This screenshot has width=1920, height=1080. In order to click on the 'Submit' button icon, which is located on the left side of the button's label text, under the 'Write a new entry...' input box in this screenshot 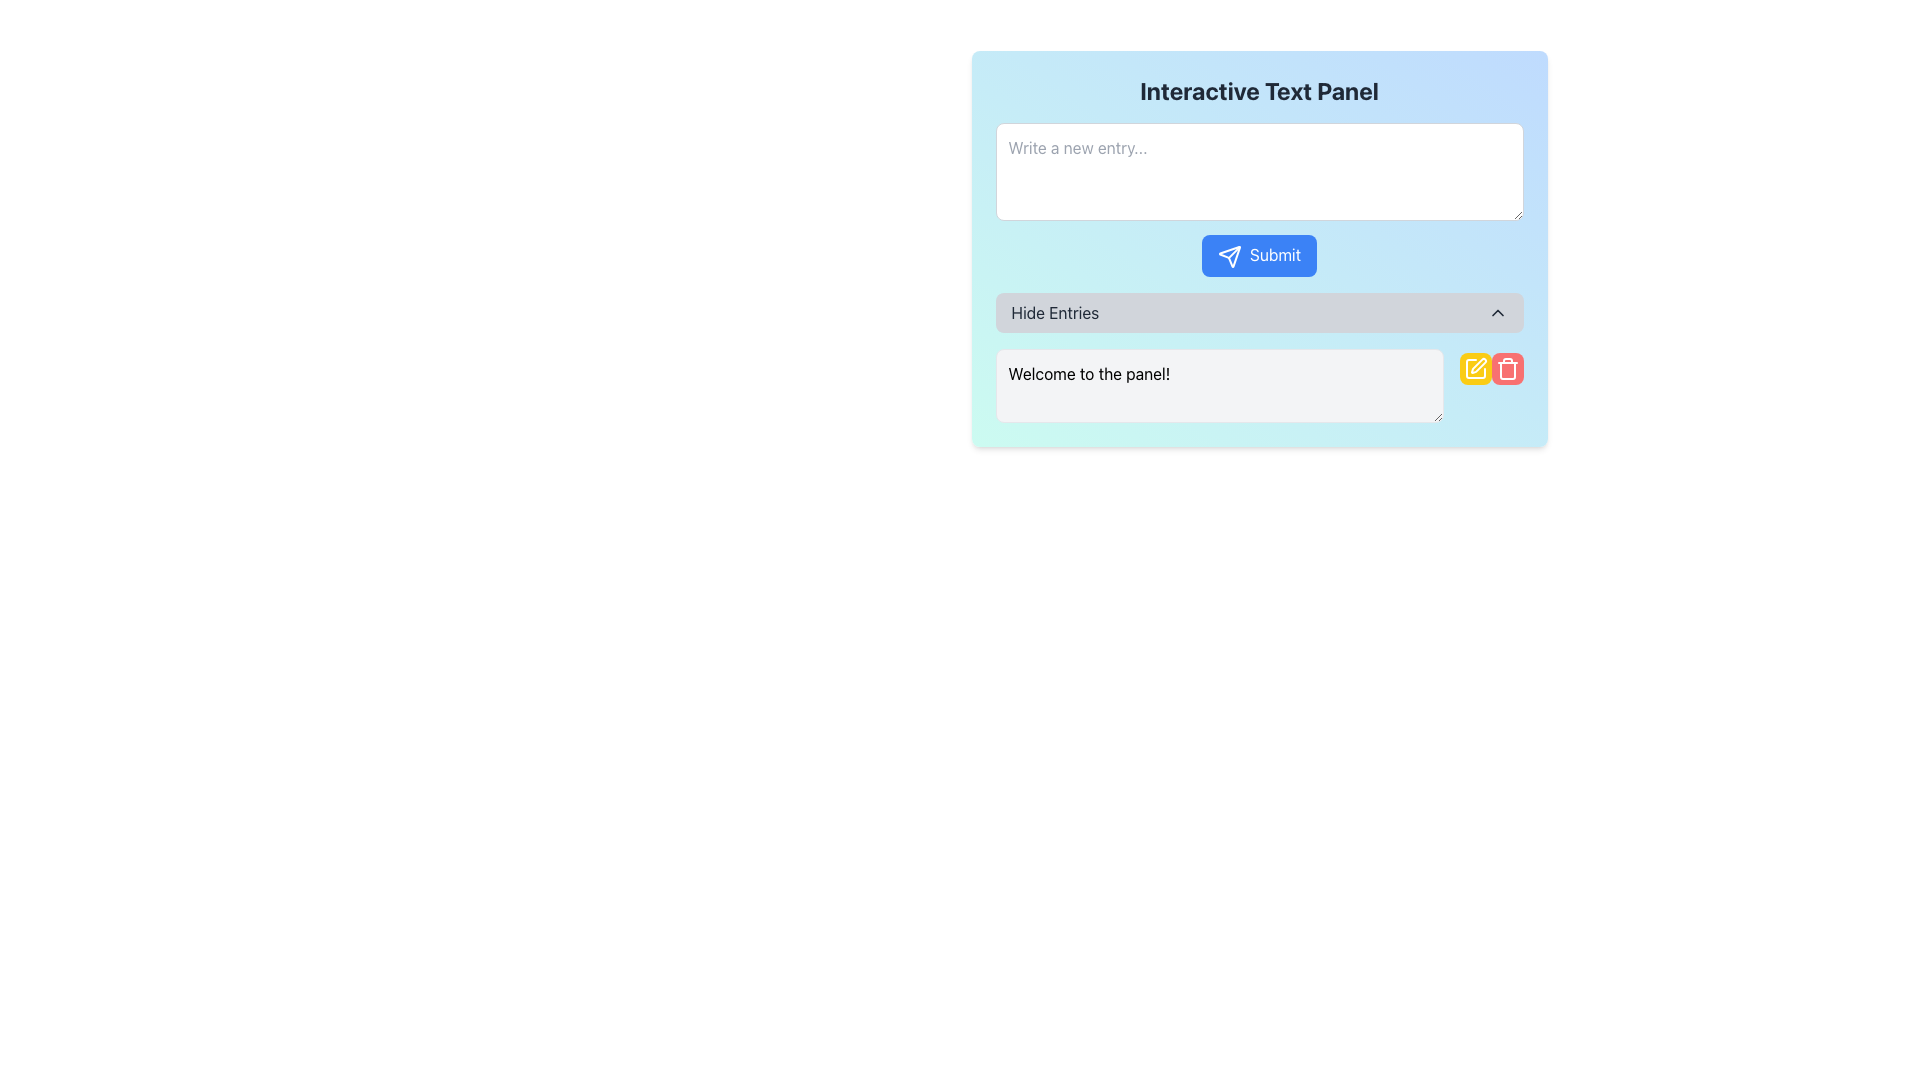, I will do `click(1228, 255)`.